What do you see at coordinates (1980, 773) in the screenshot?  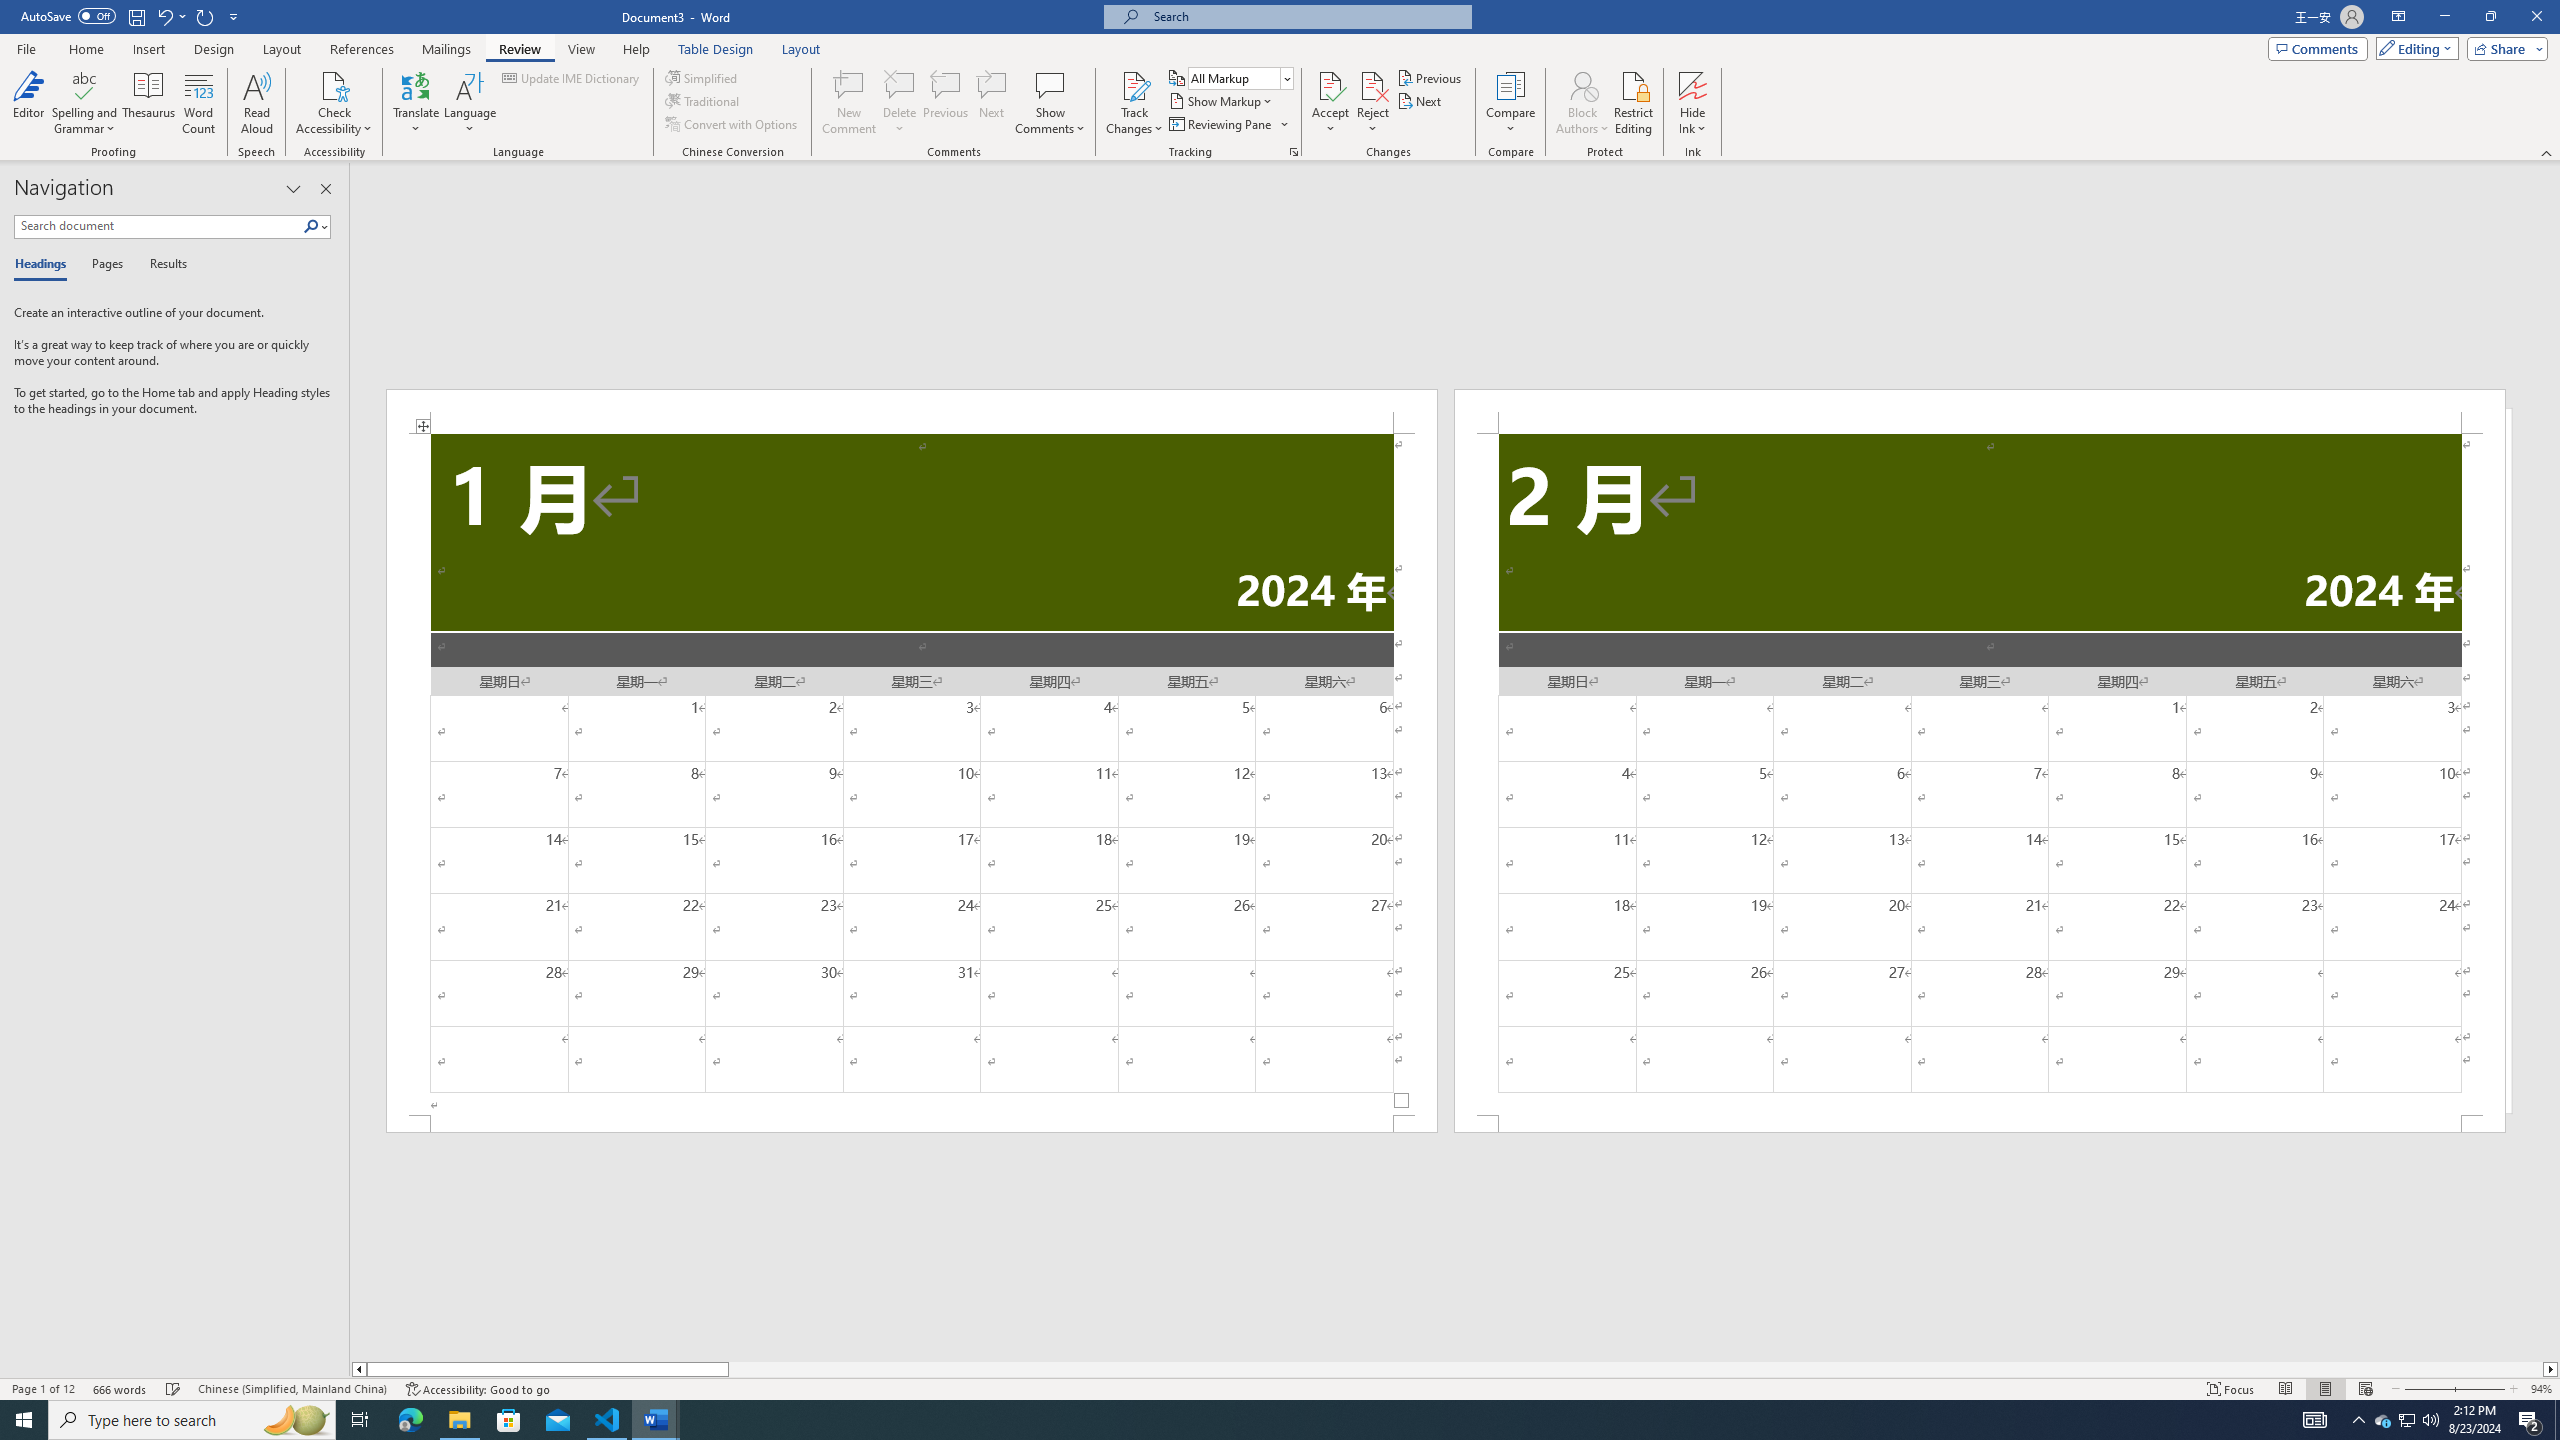 I see `'Page 2 content'` at bounding box center [1980, 773].